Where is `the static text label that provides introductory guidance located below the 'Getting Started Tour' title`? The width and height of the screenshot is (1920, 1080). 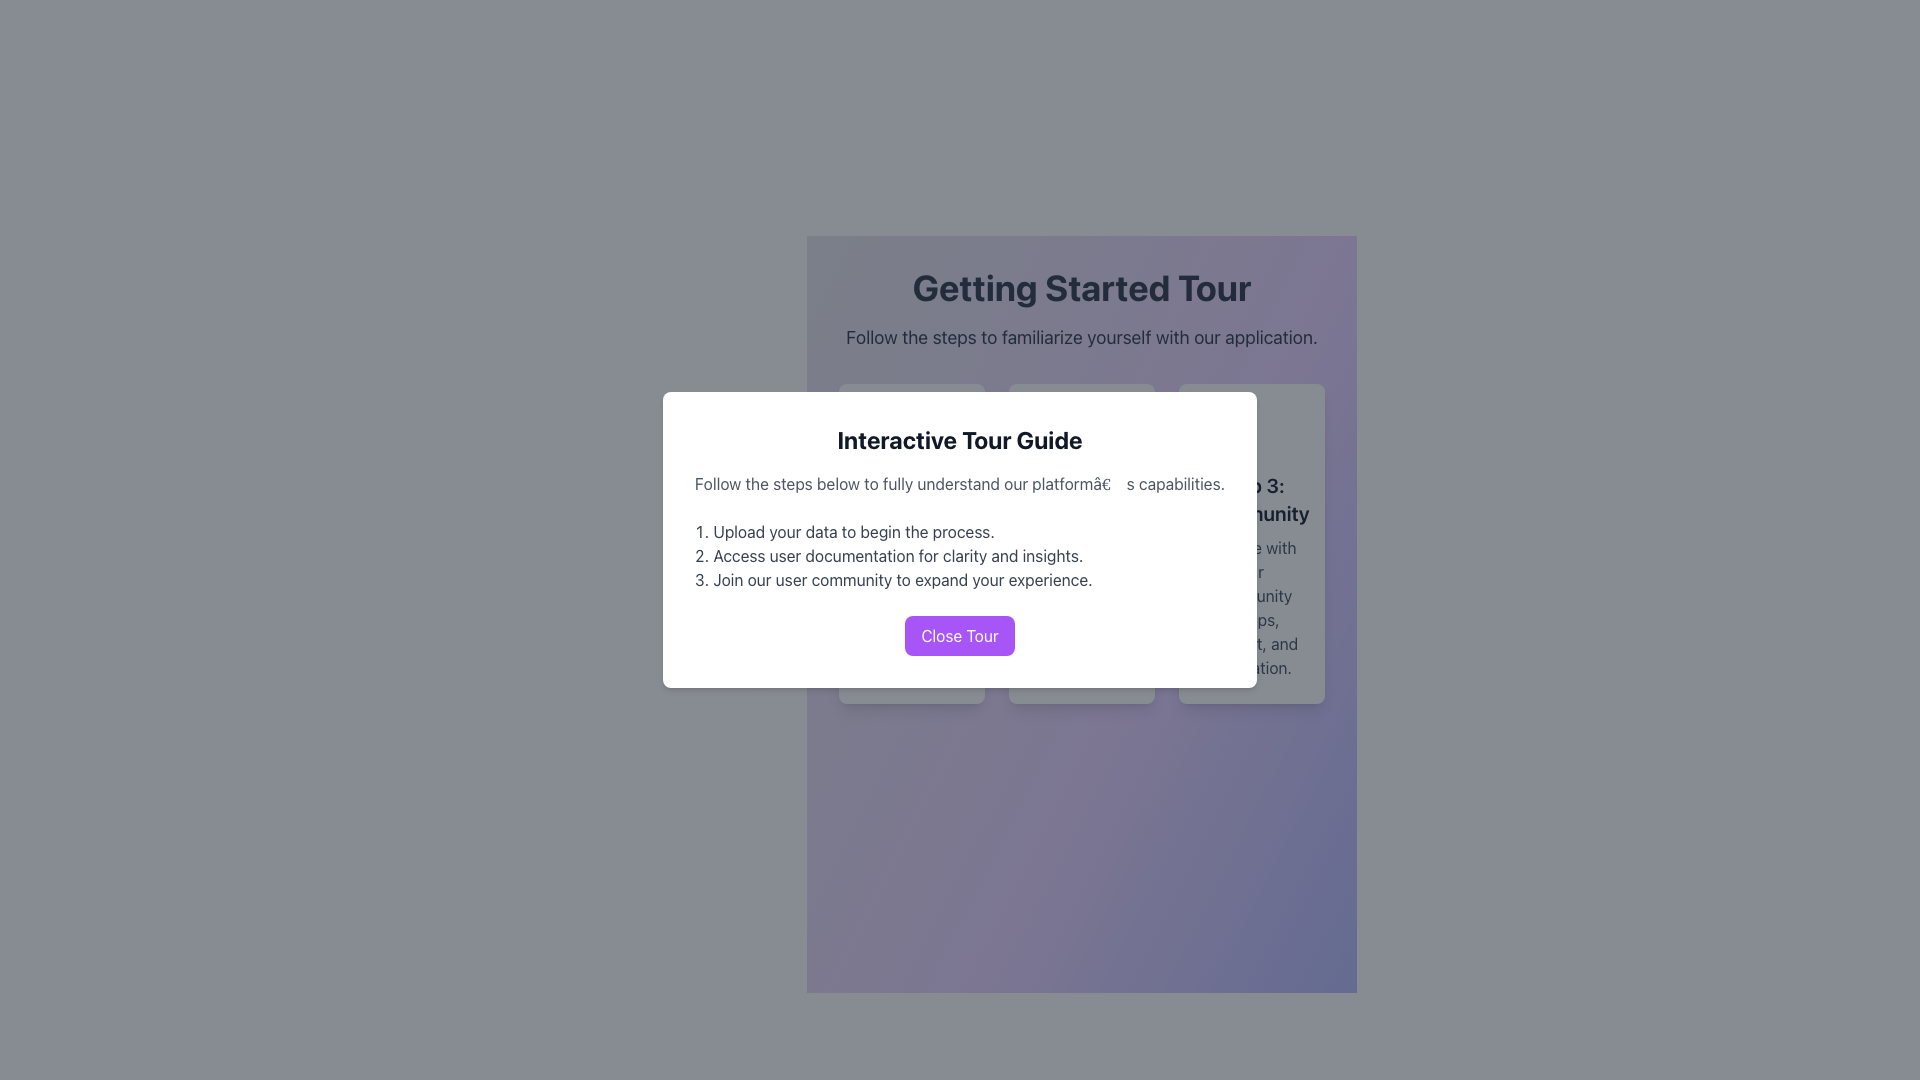
the static text label that provides introductory guidance located below the 'Getting Started Tour' title is located at coordinates (1080, 337).